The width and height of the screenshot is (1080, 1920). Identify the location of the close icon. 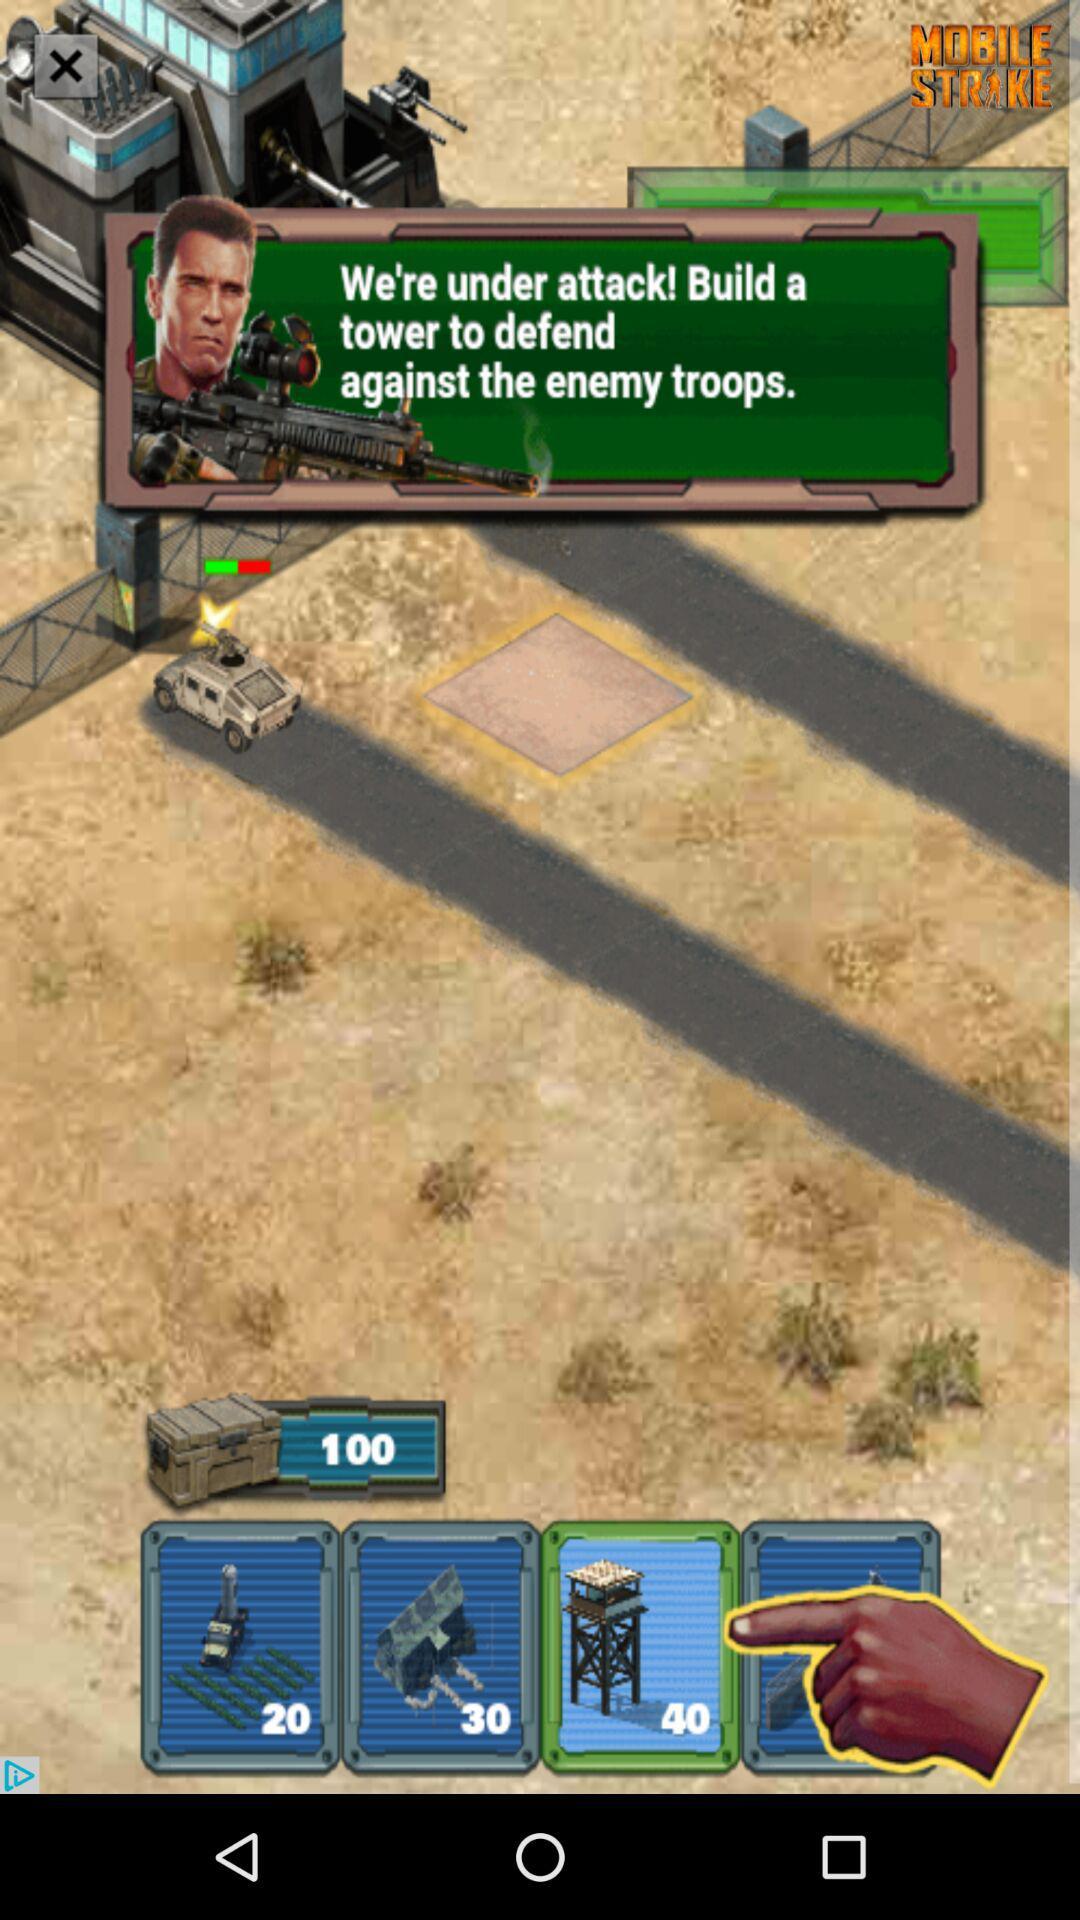
(64, 70).